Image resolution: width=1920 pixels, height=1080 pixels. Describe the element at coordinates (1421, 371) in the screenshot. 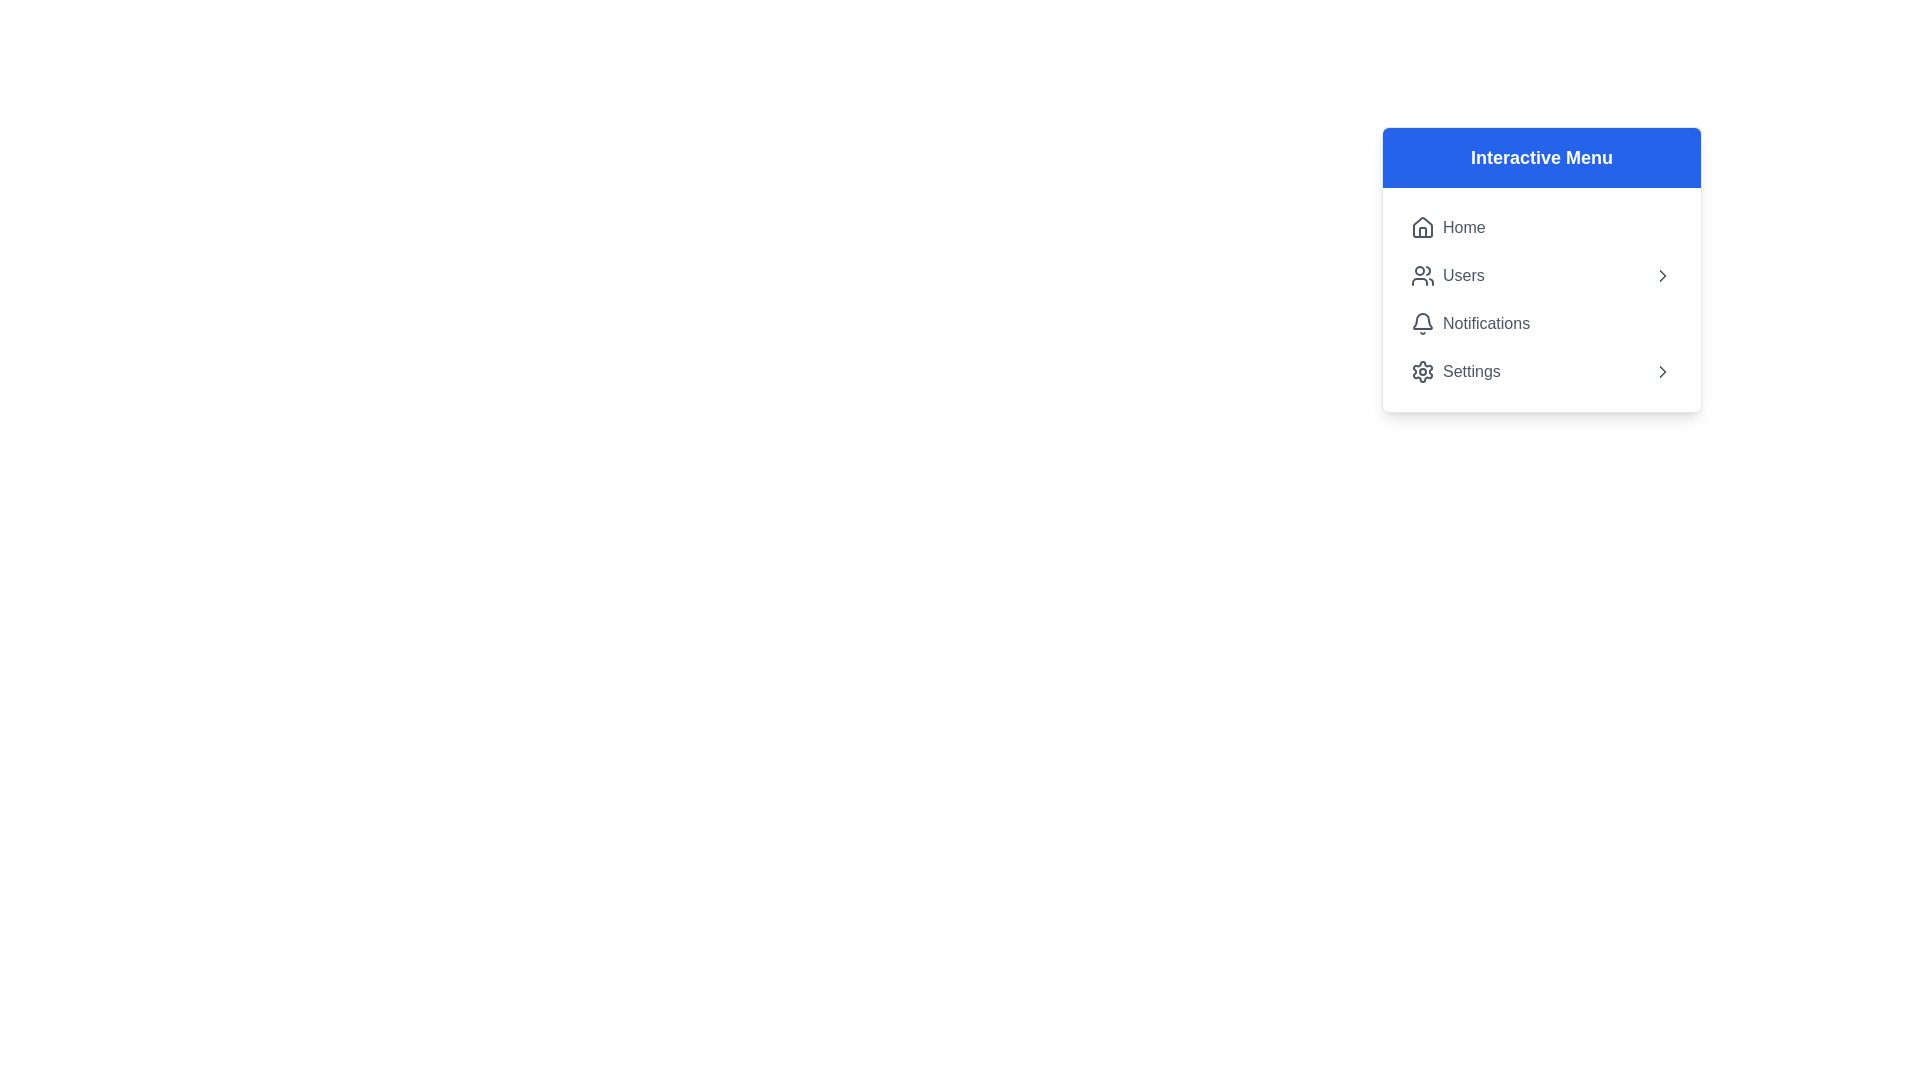

I see `the gear icon, which is a circular and cog-like shape representing settings, located to the left of the 'Settings' text item` at that location.